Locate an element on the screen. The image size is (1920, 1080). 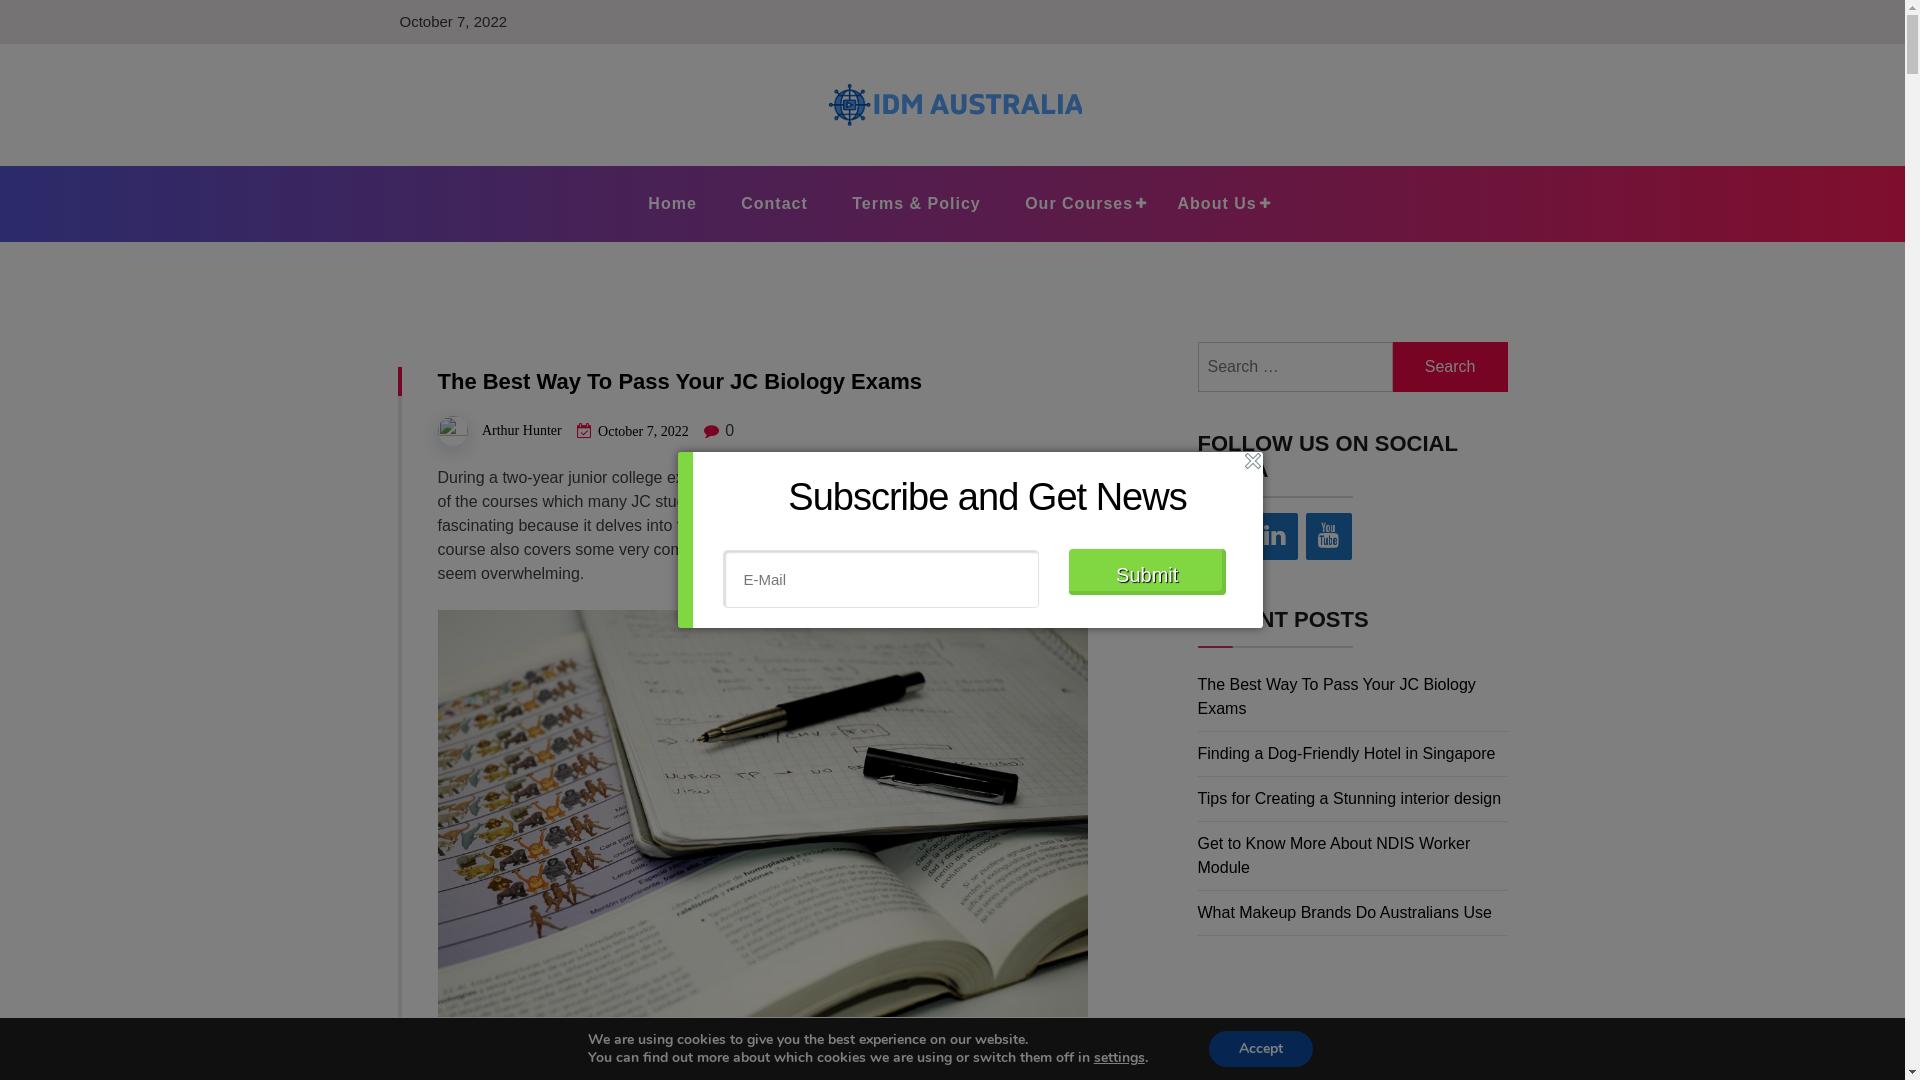
'Arthur Hunter' is located at coordinates (522, 429).